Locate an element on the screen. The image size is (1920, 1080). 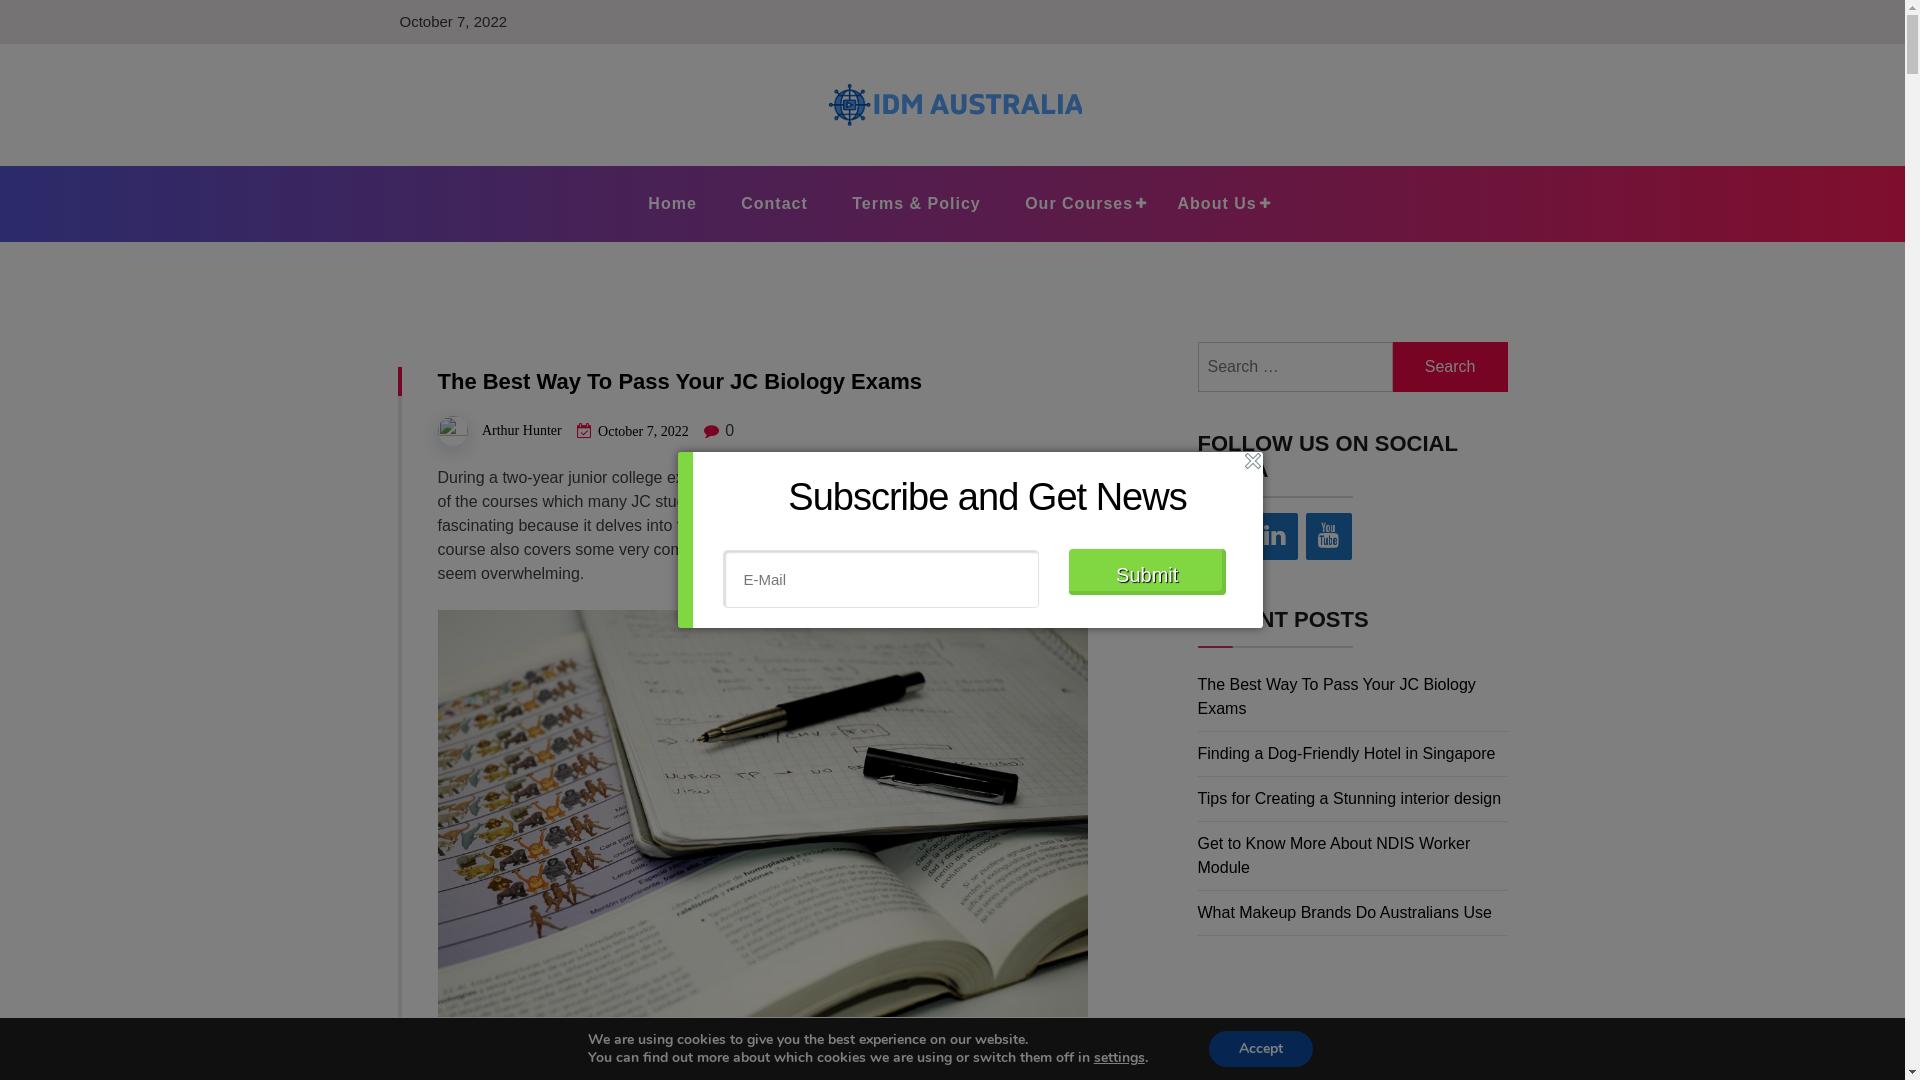
'Arthur Hunter' is located at coordinates (522, 429).